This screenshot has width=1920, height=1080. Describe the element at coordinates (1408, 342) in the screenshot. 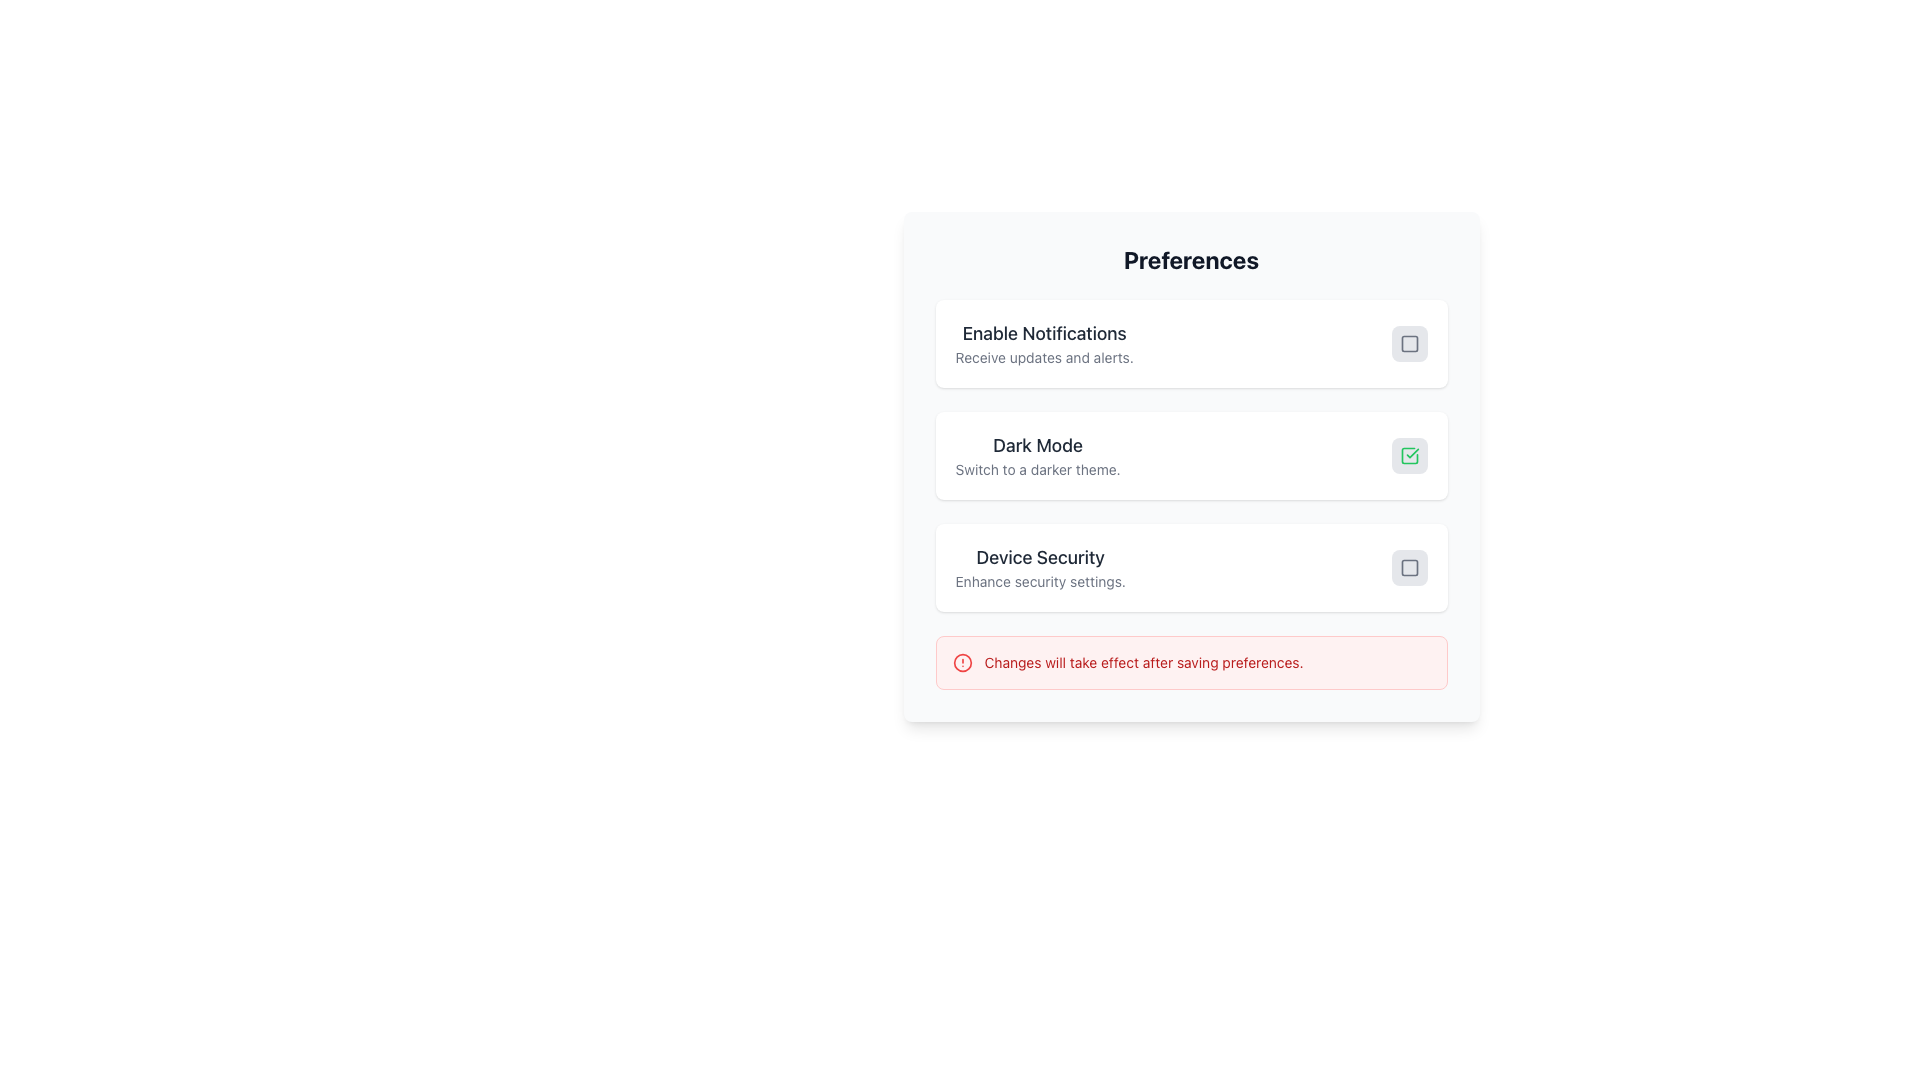

I see `the toggle switch (unchecked state) located in the 'Enable Notifications' section of the Preferences settings` at that location.